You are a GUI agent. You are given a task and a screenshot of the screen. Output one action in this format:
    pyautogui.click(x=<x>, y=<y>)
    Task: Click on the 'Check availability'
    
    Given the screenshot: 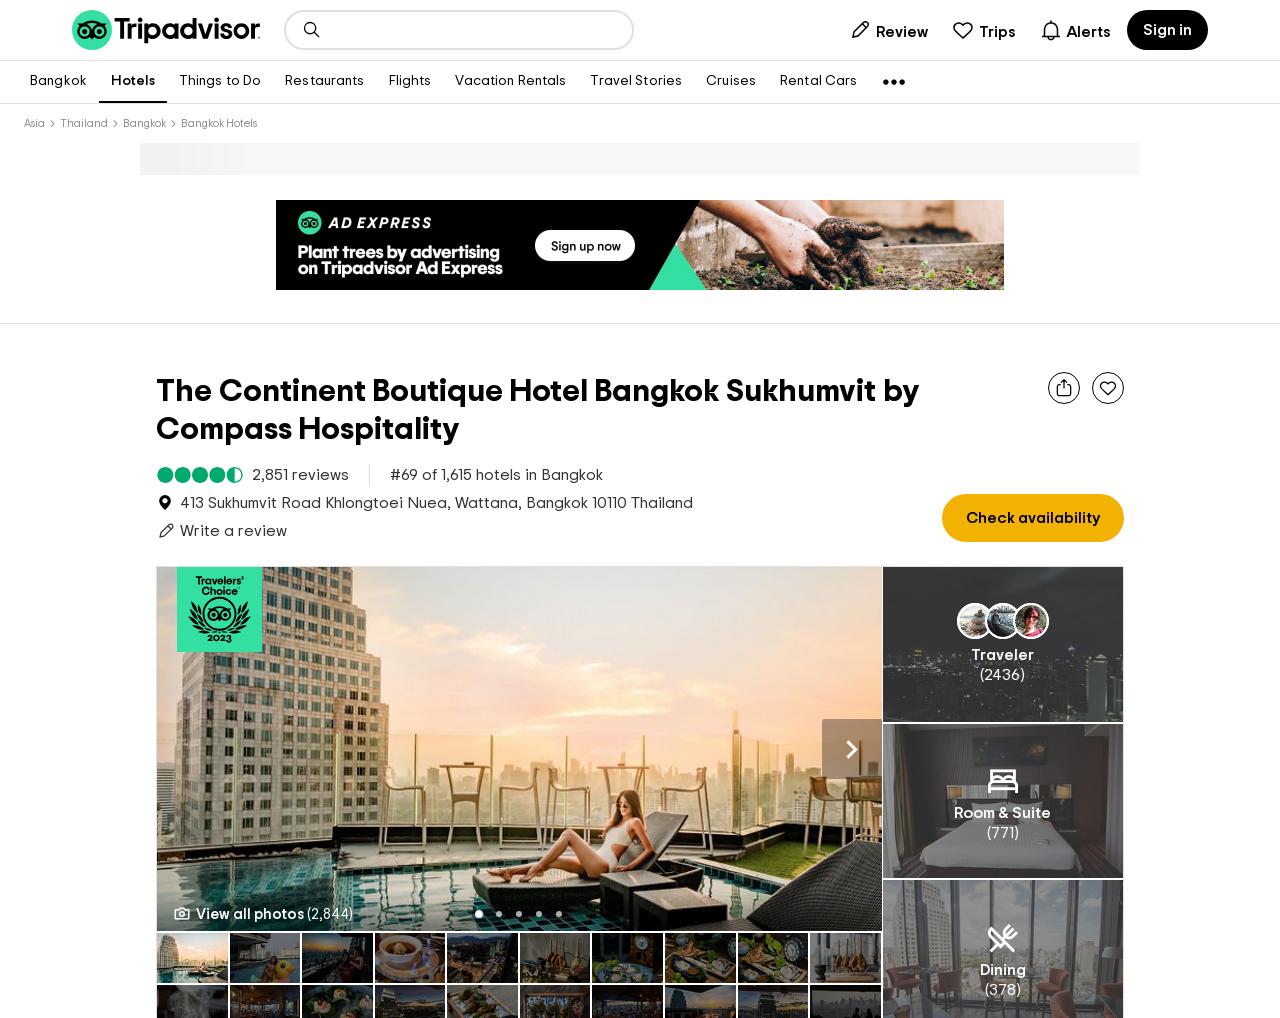 What is the action you would take?
    pyautogui.click(x=1032, y=485)
    